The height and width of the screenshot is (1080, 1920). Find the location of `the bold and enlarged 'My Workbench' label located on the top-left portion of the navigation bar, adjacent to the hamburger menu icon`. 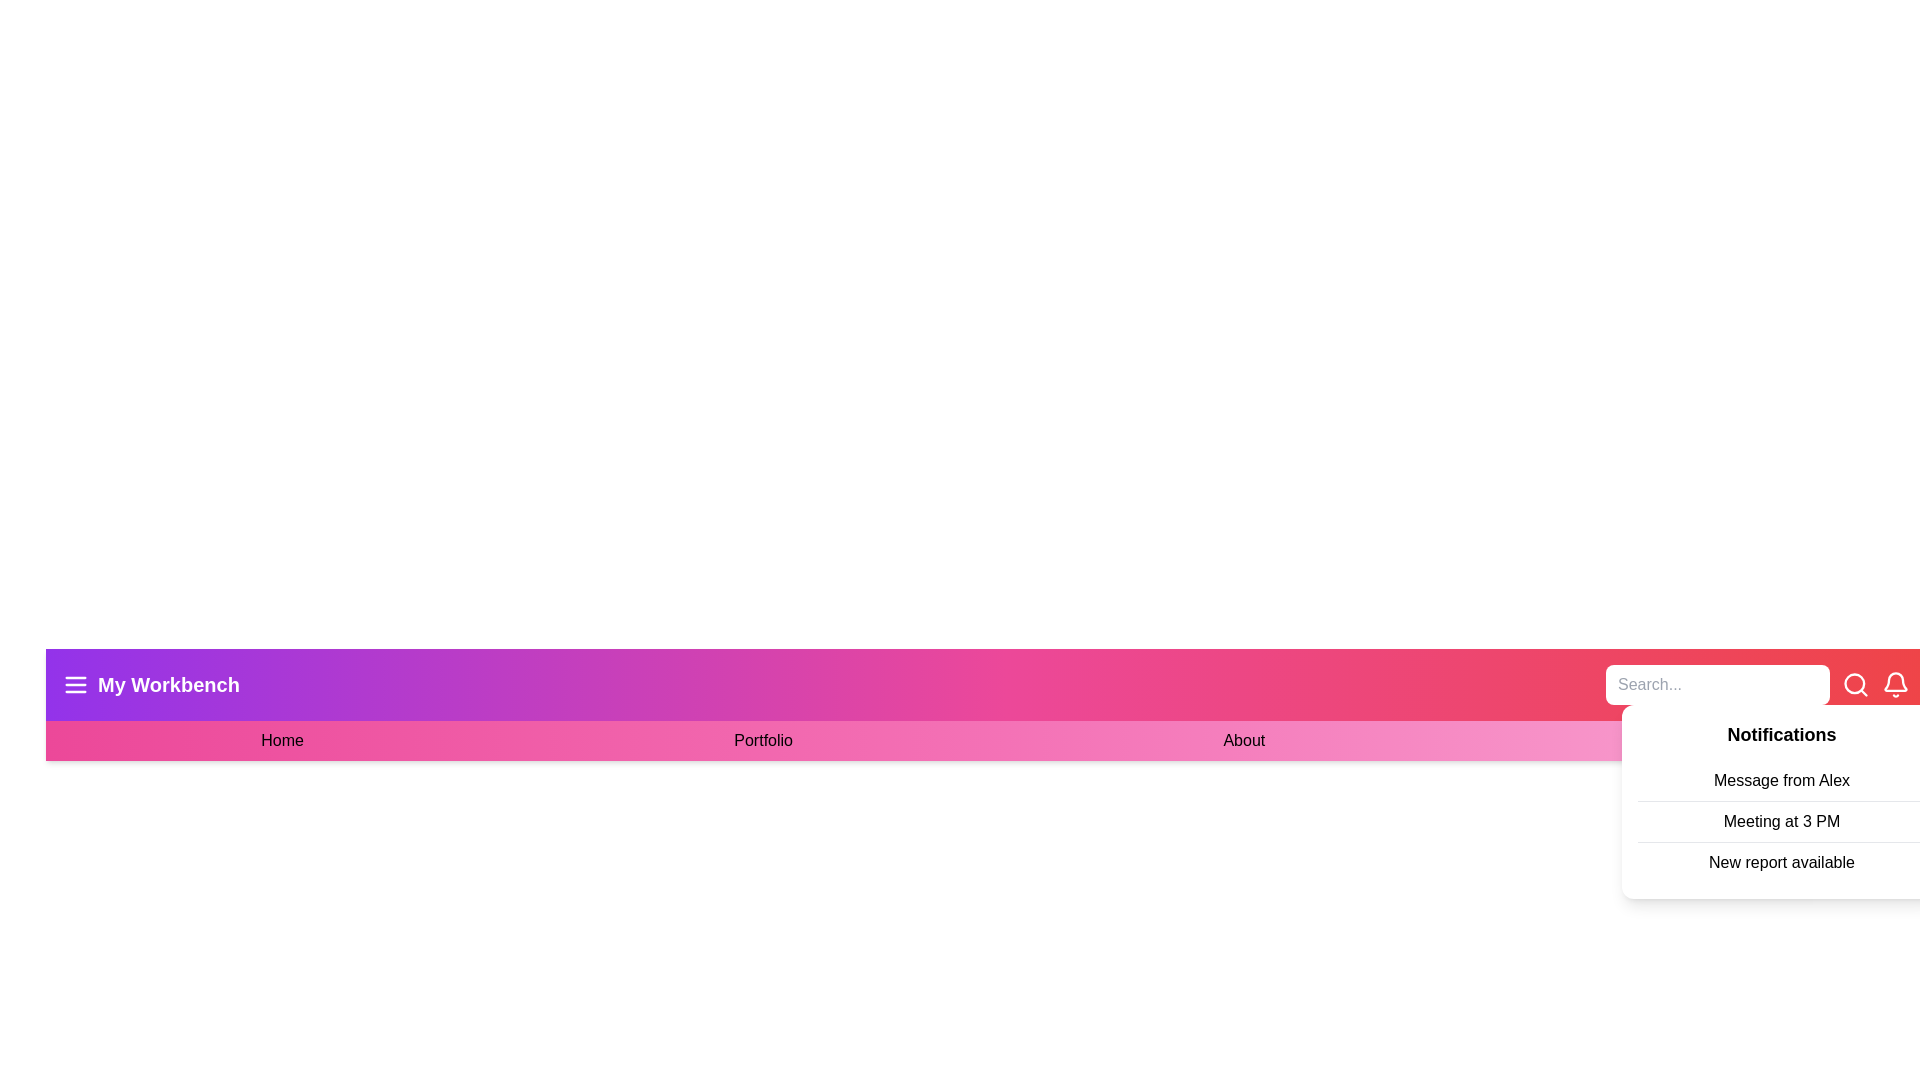

the bold and enlarged 'My Workbench' label located on the top-left portion of the navigation bar, adjacent to the hamburger menu icon is located at coordinates (168, 684).